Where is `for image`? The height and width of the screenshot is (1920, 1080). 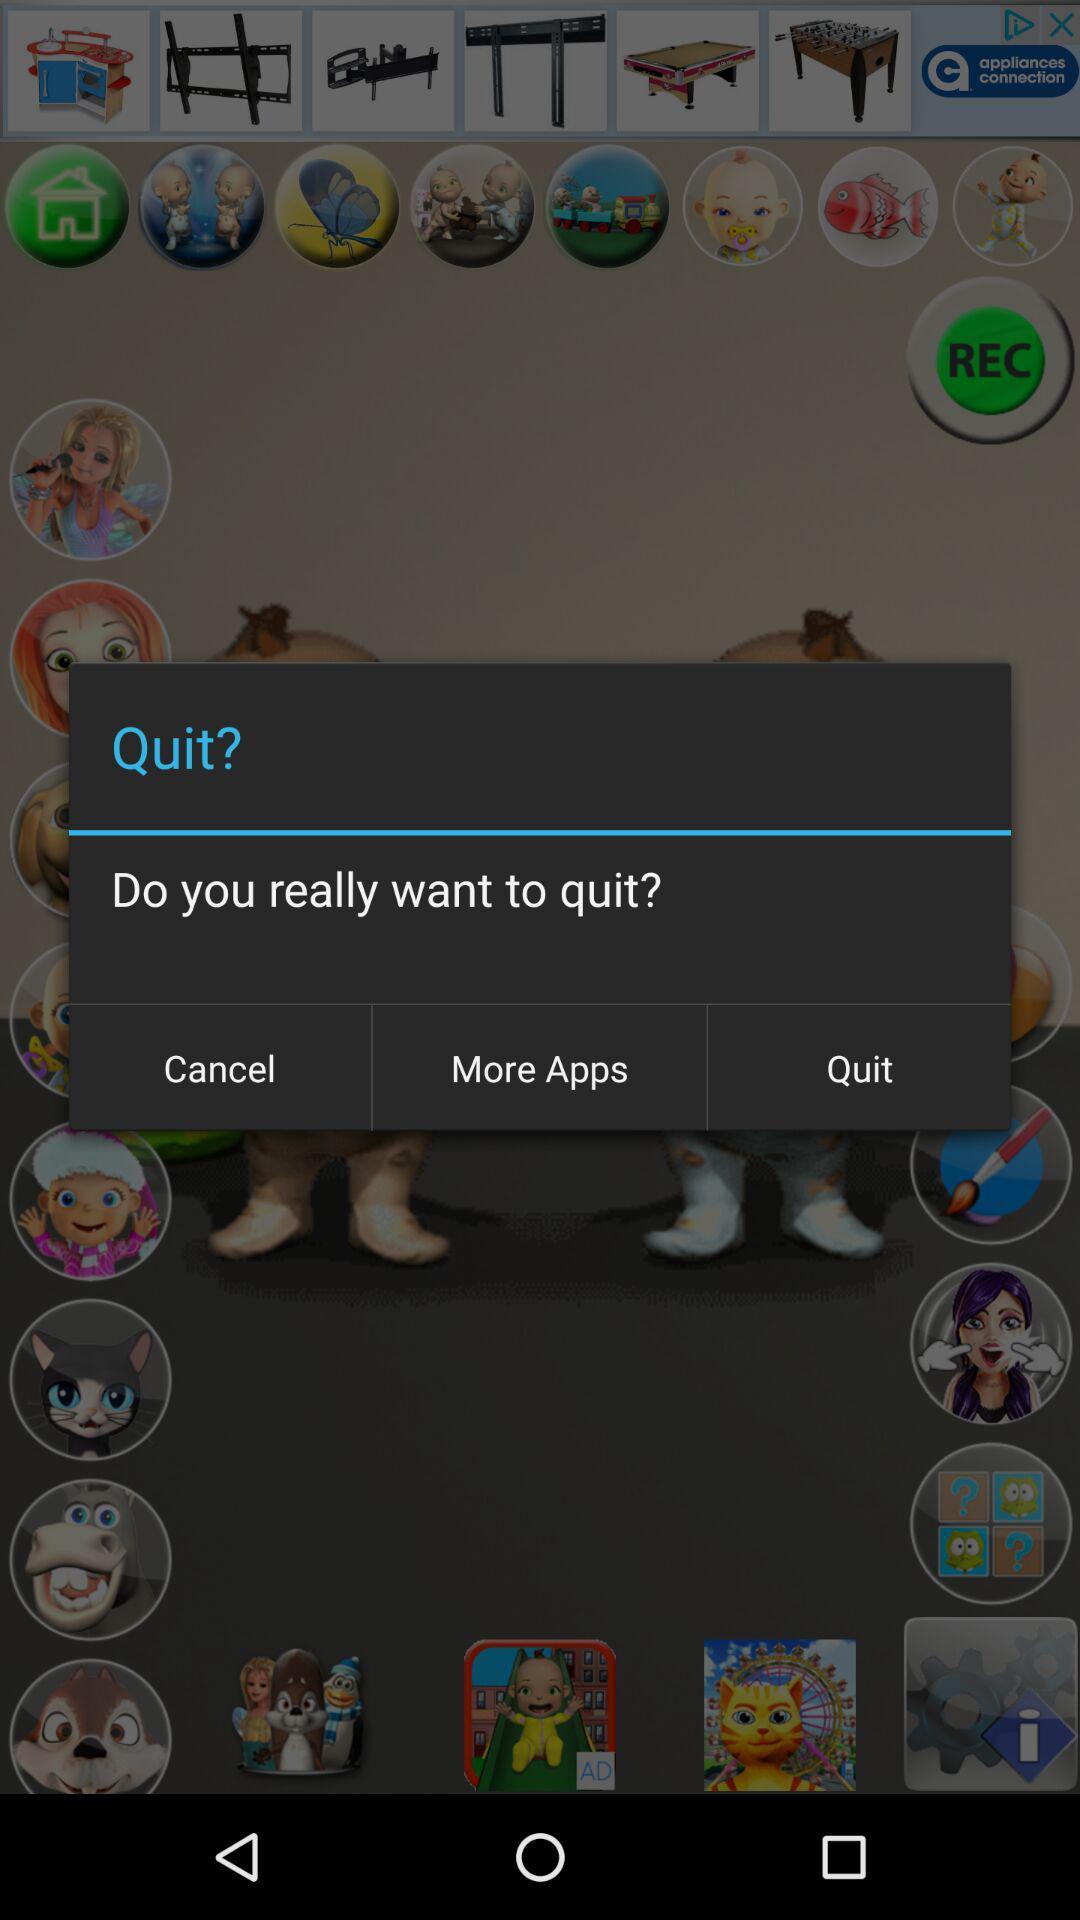 for image is located at coordinates (540, 1714).